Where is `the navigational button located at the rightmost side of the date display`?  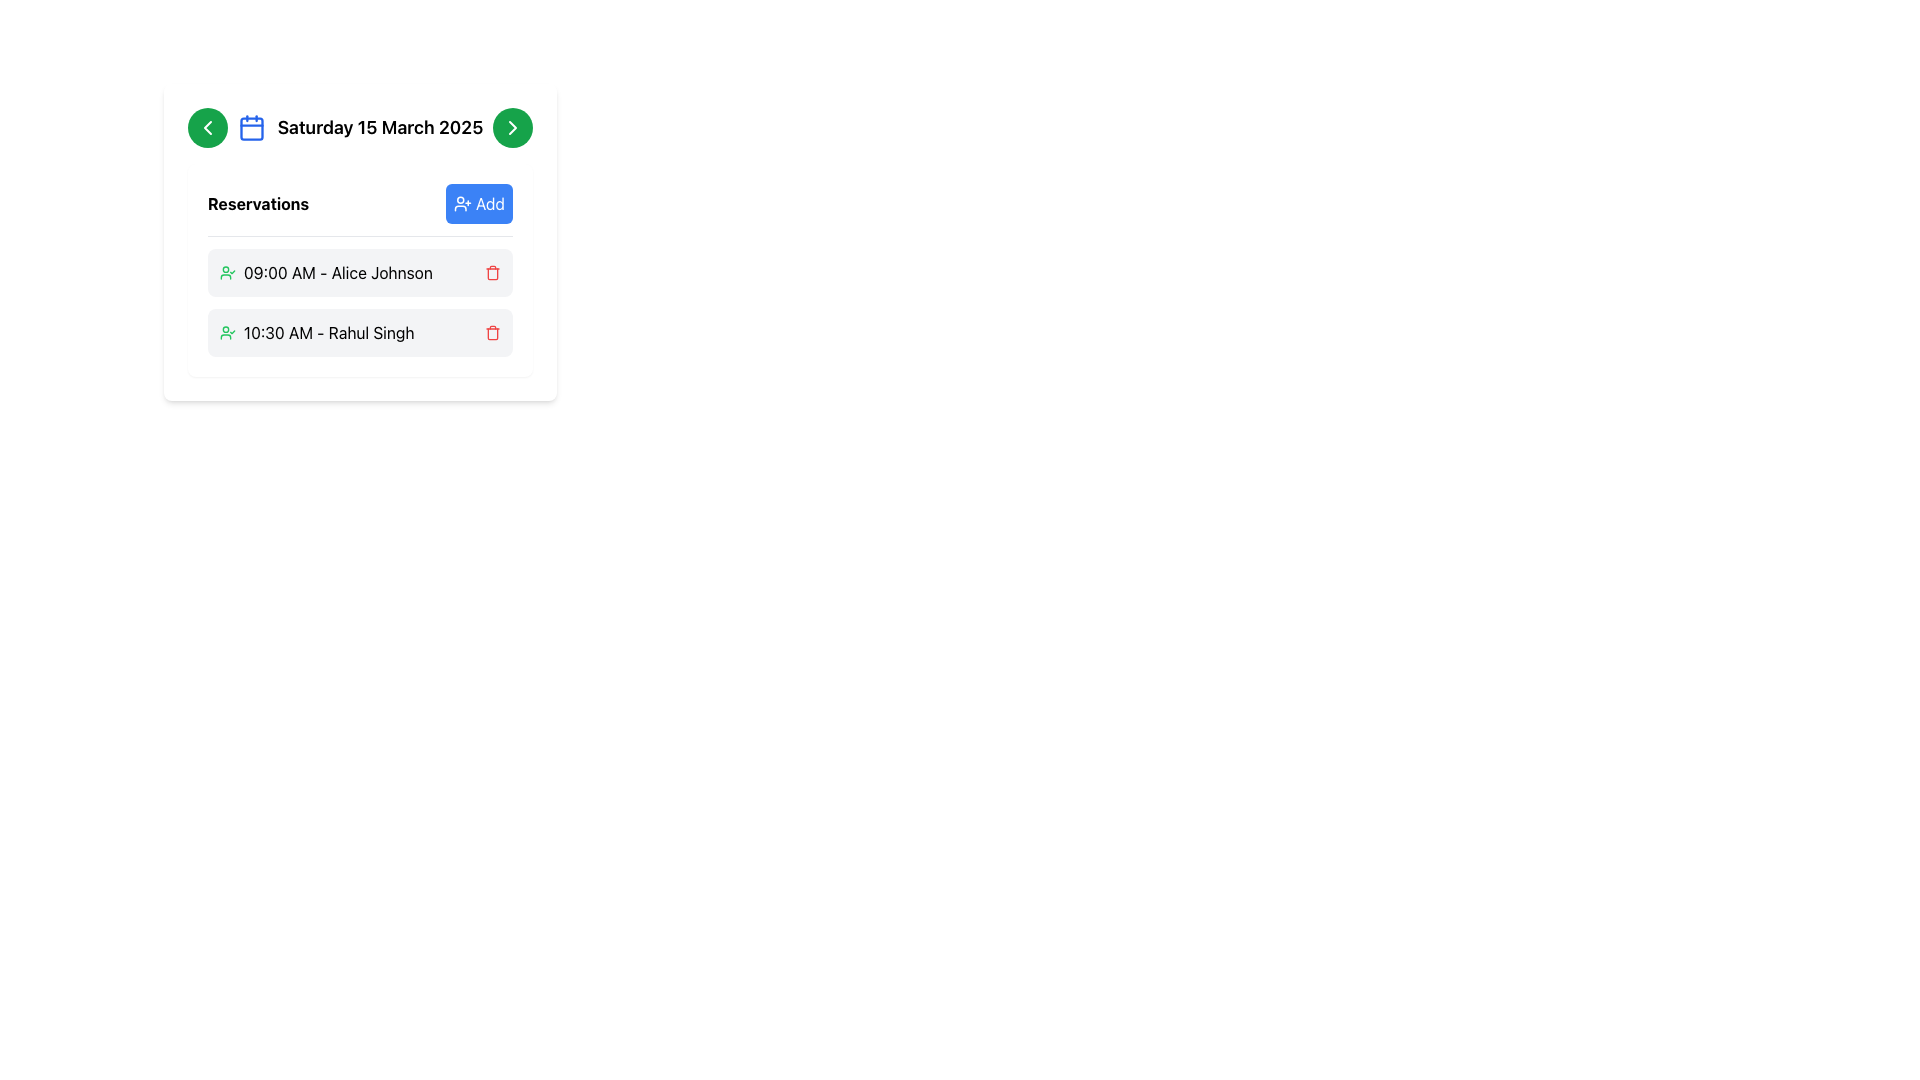 the navigational button located at the rightmost side of the date display is located at coordinates (513, 127).